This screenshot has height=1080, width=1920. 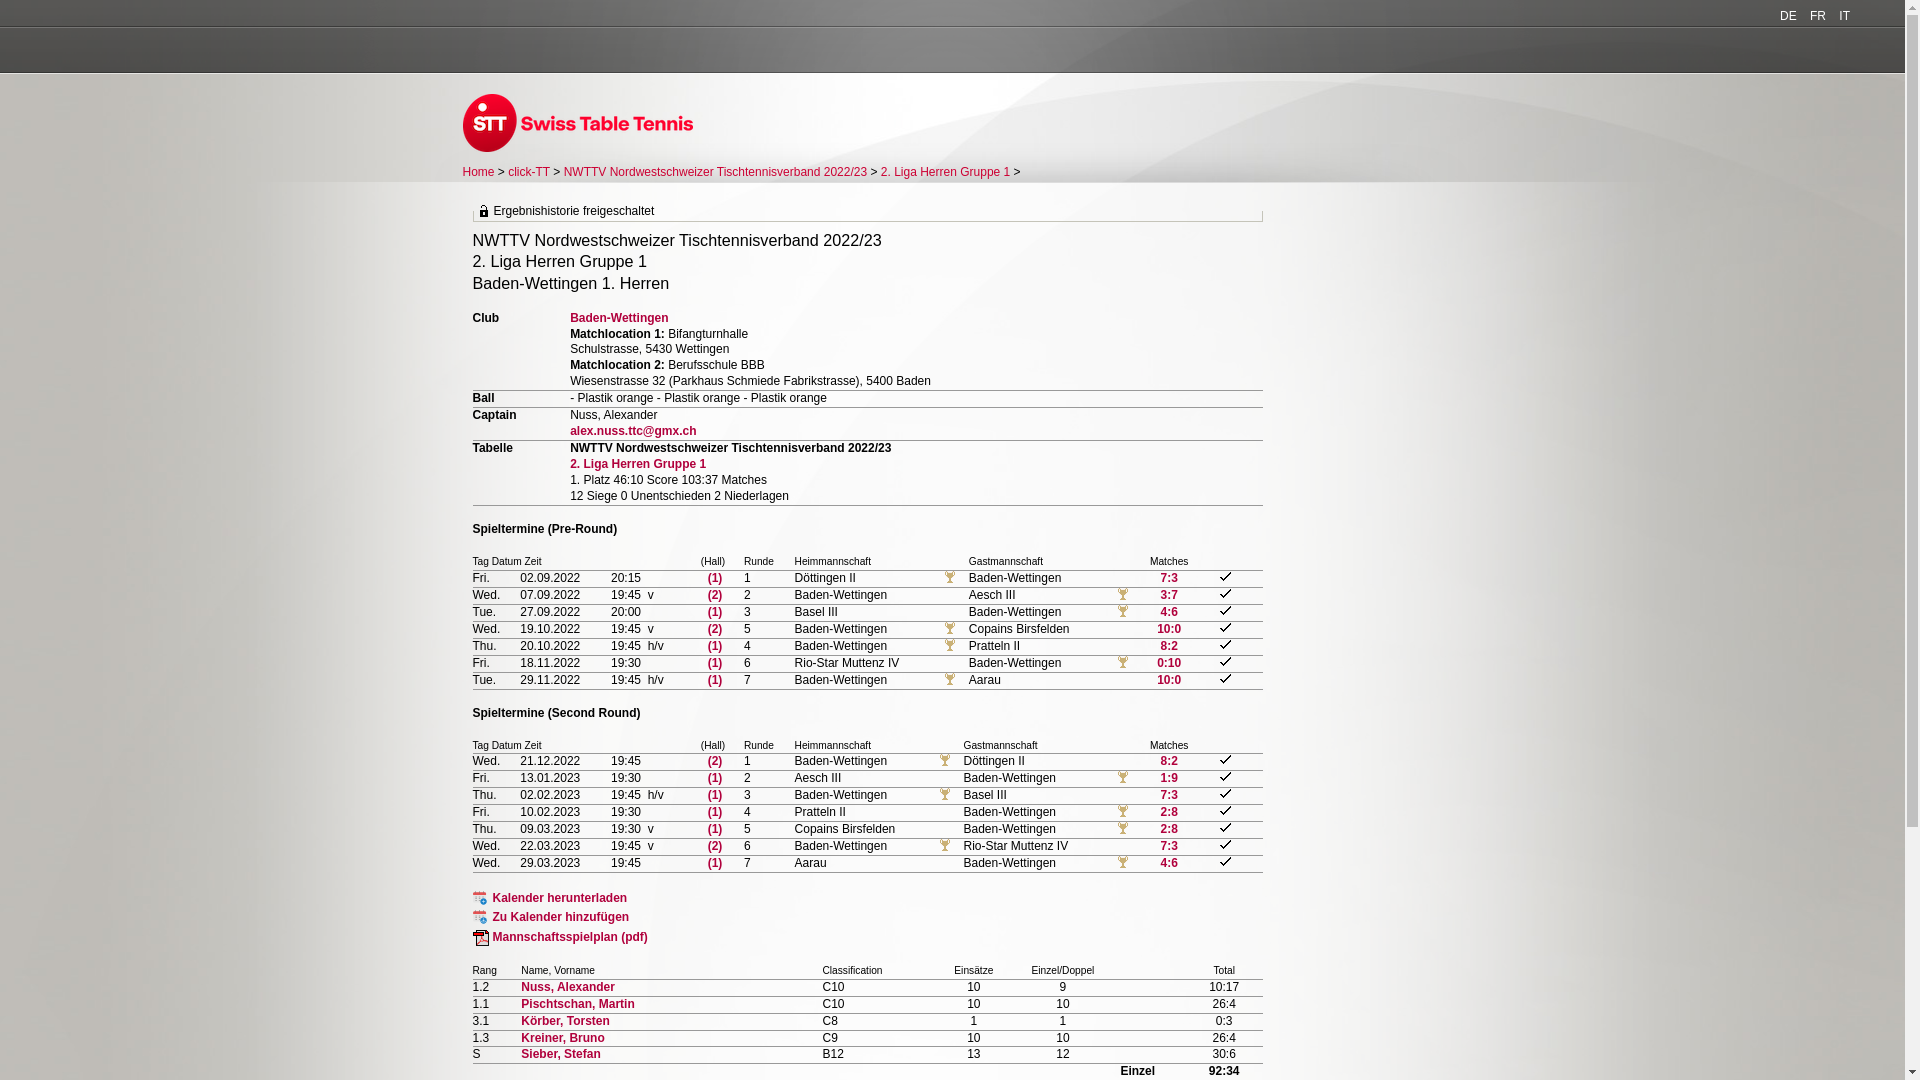 I want to click on '10:0', so click(x=1169, y=678).